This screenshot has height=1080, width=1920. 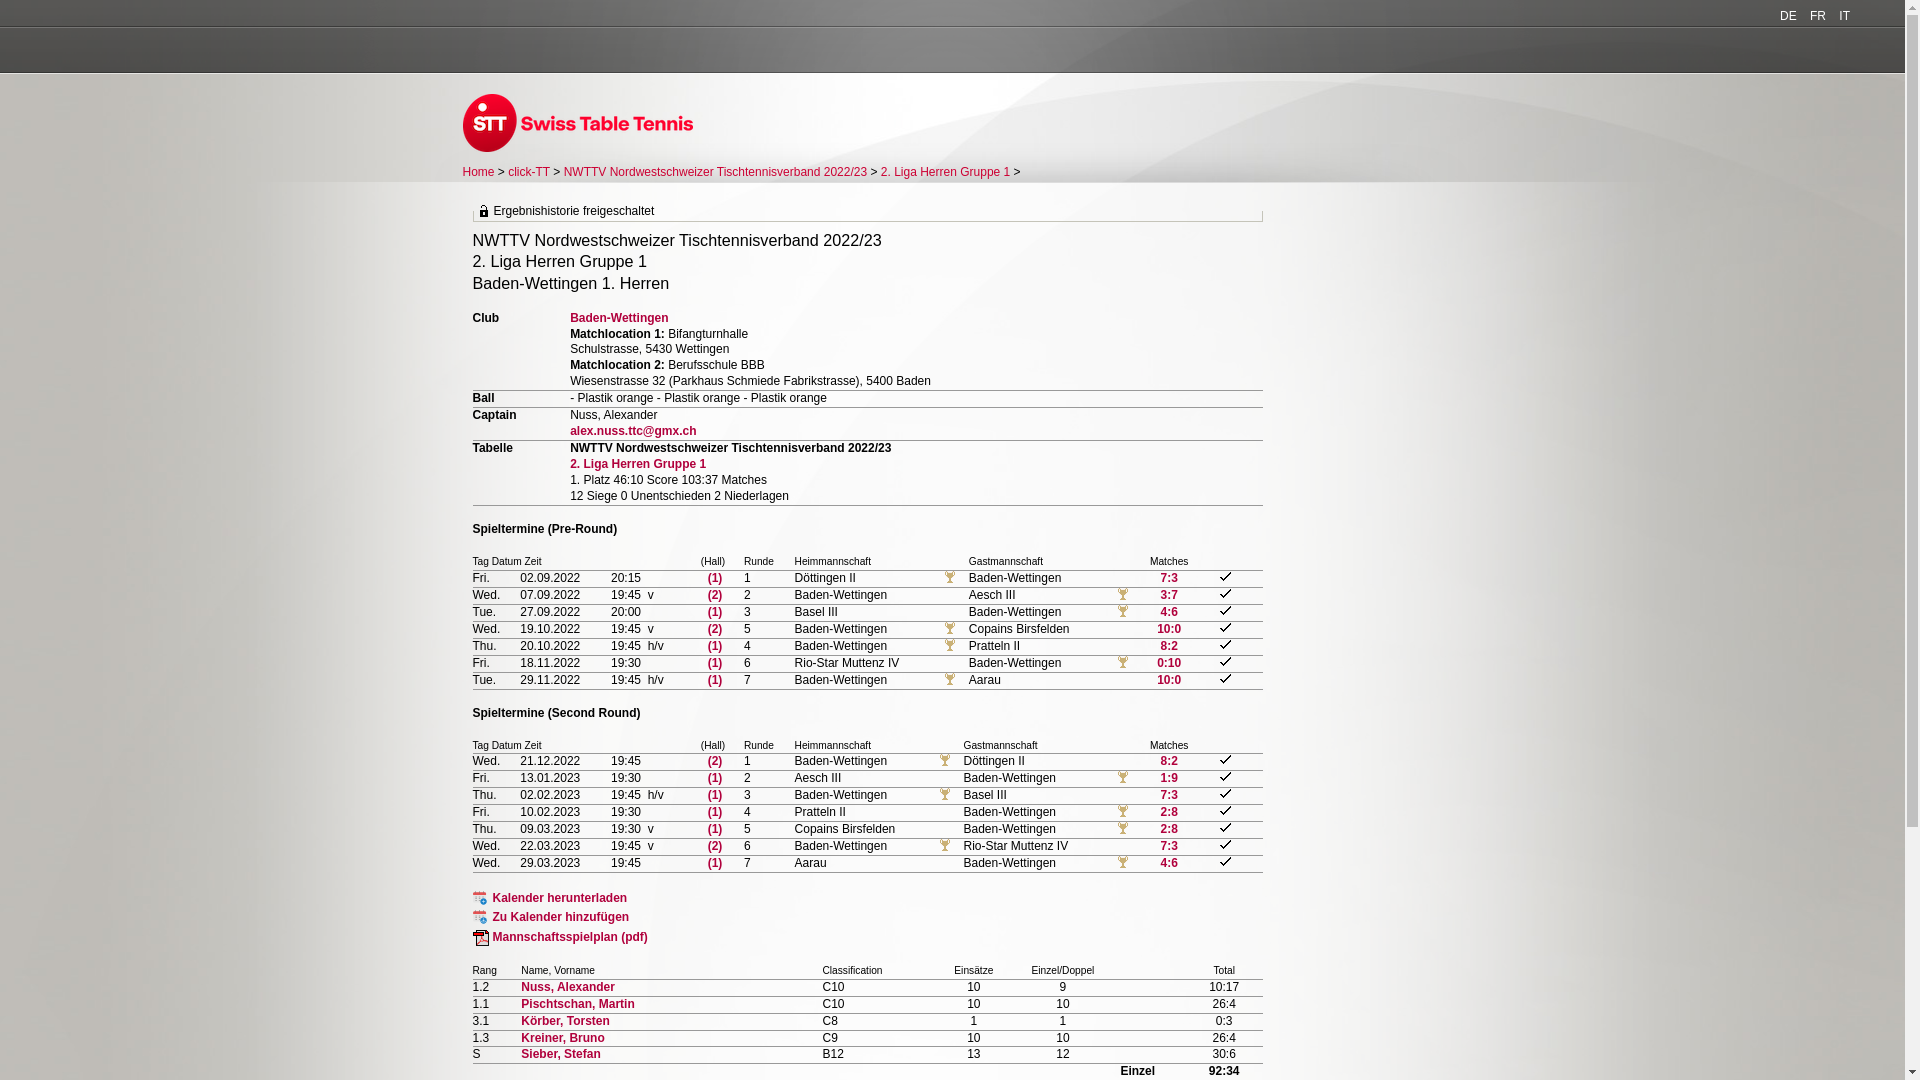 I want to click on '10:0', so click(x=1169, y=678).